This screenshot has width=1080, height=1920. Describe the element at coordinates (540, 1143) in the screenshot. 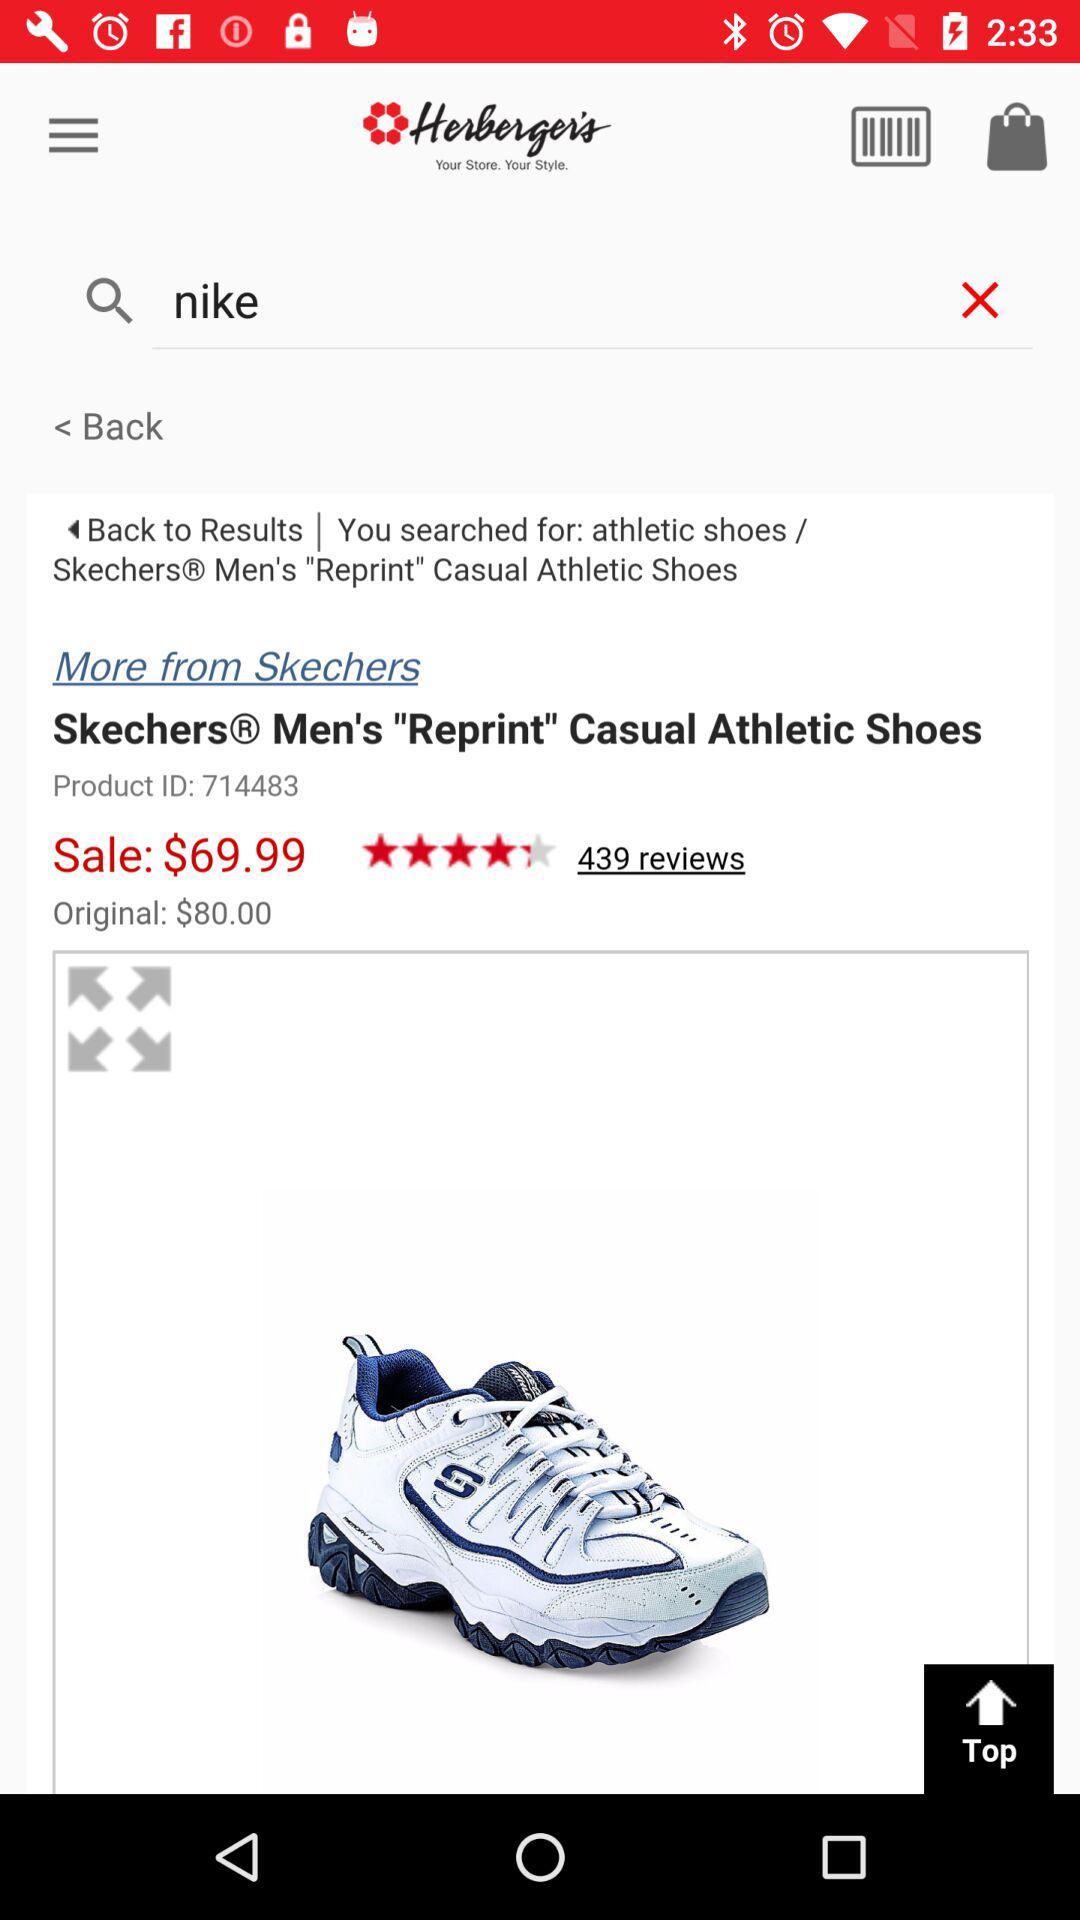

I see `image description` at that location.